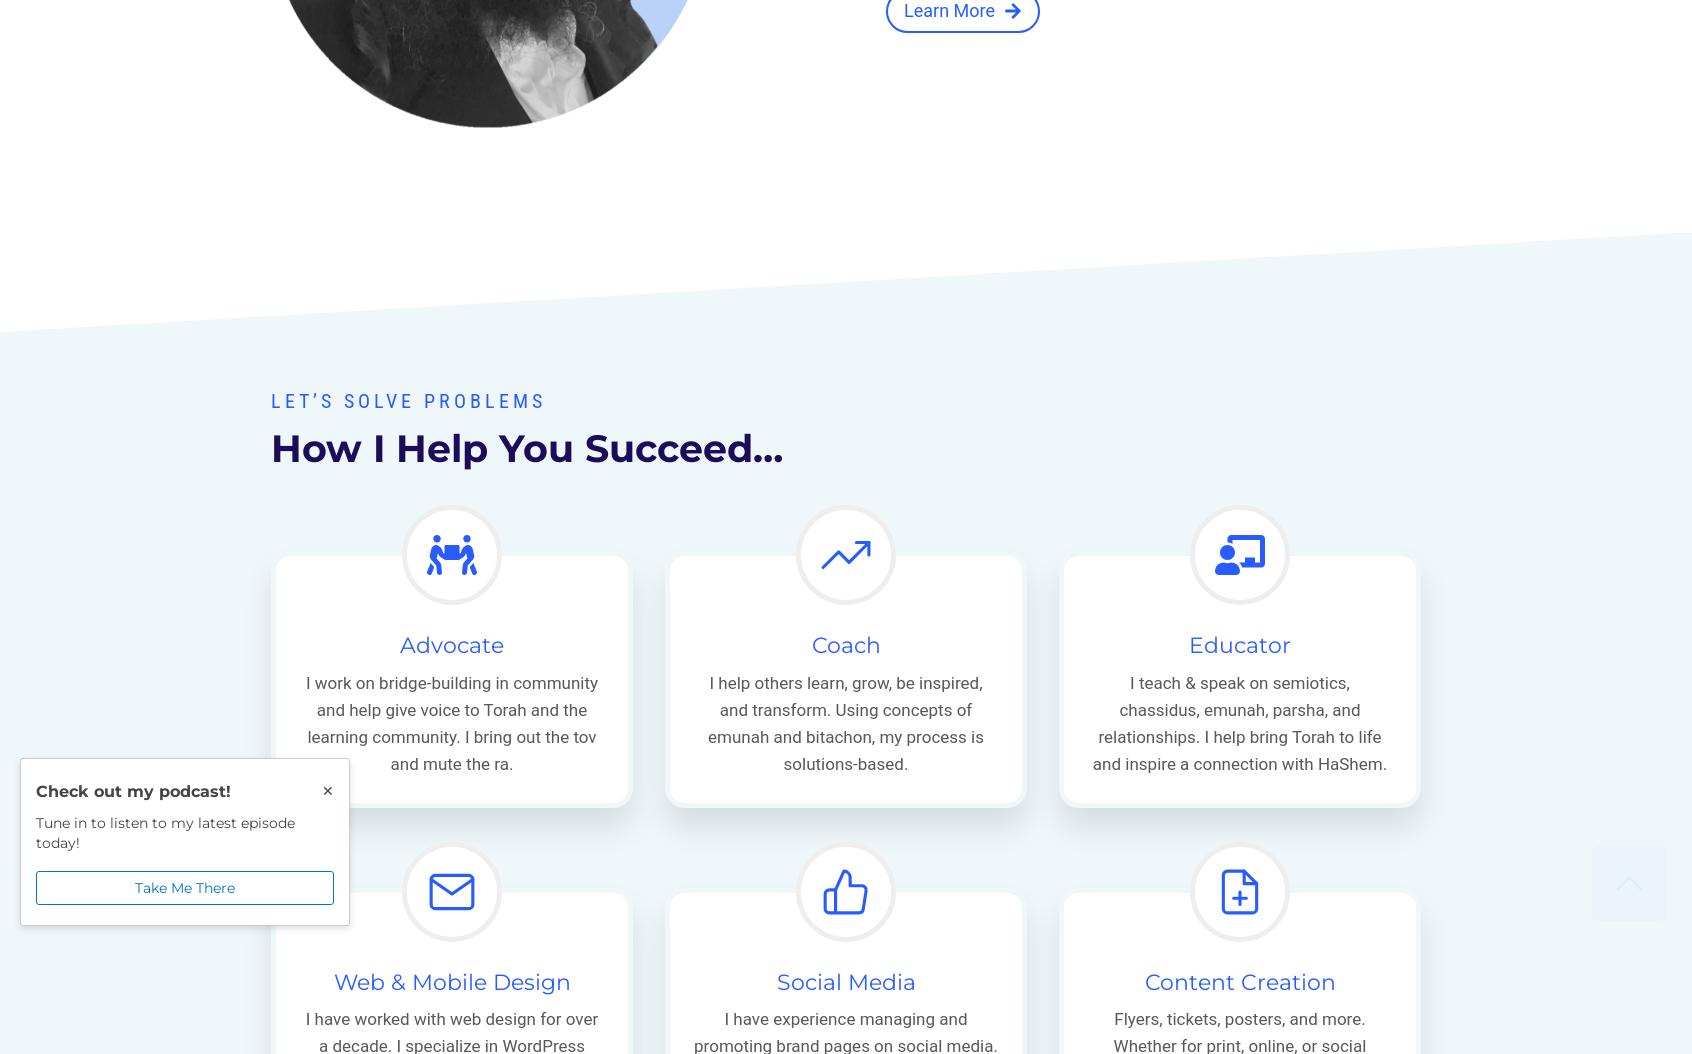  I want to click on 'Coach', so click(845, 645).